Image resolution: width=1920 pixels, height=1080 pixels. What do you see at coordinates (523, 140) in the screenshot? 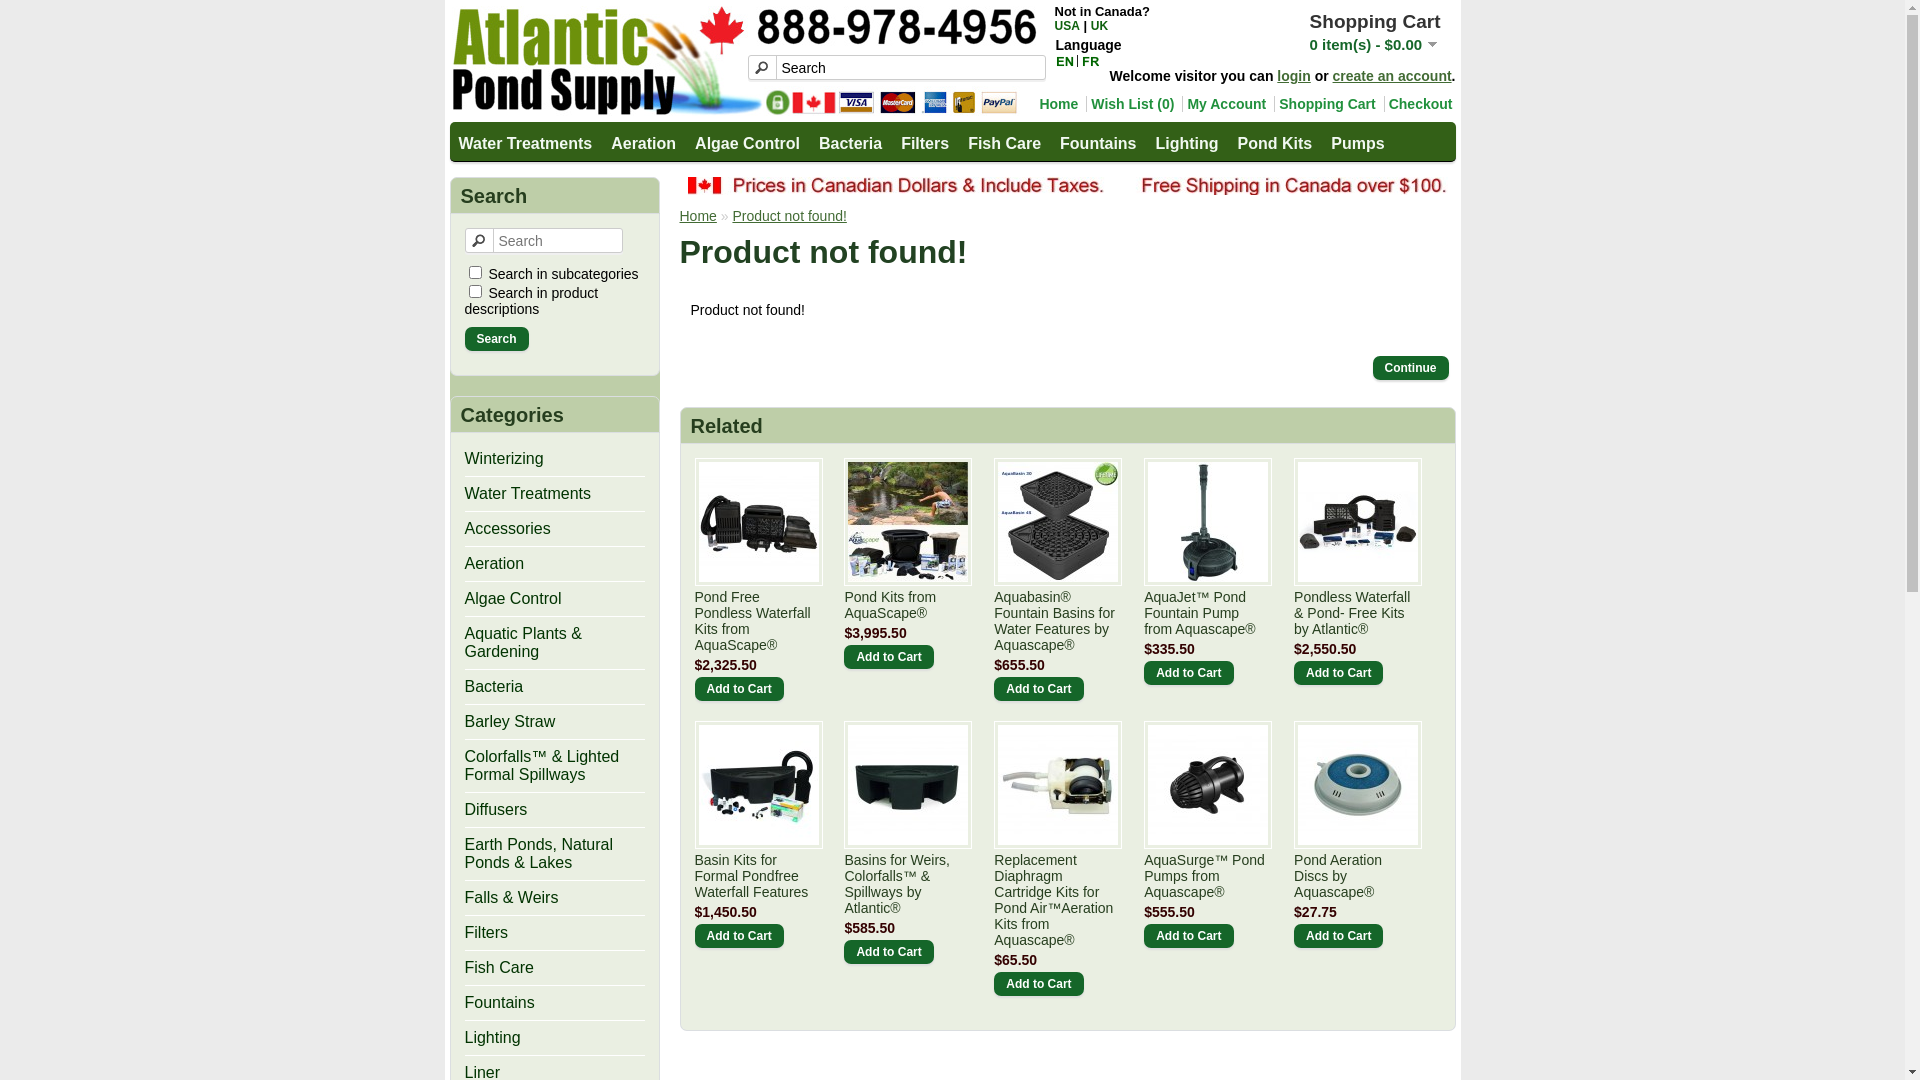
I see `'Water Treatments'` at bounding box center [523, 140].